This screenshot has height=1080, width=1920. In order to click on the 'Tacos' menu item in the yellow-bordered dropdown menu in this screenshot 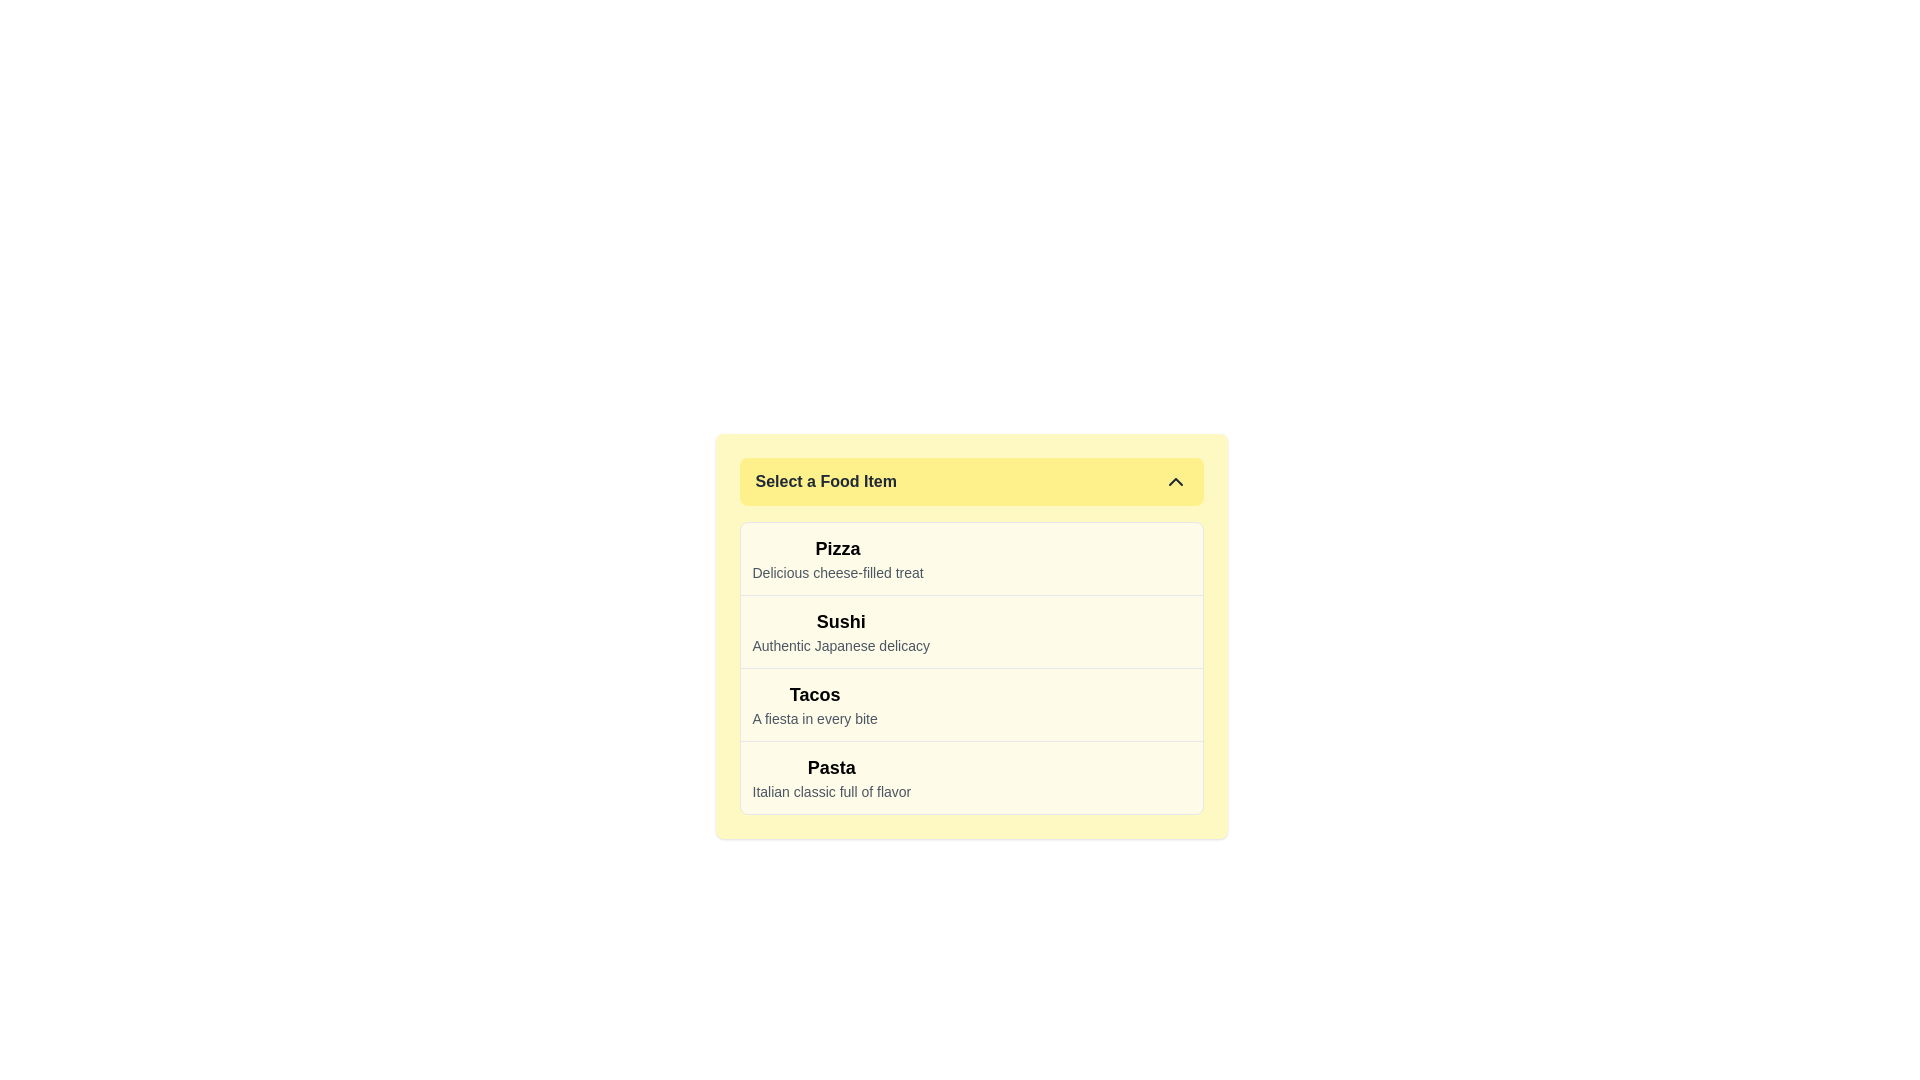, I will do `click(971, 703)`.